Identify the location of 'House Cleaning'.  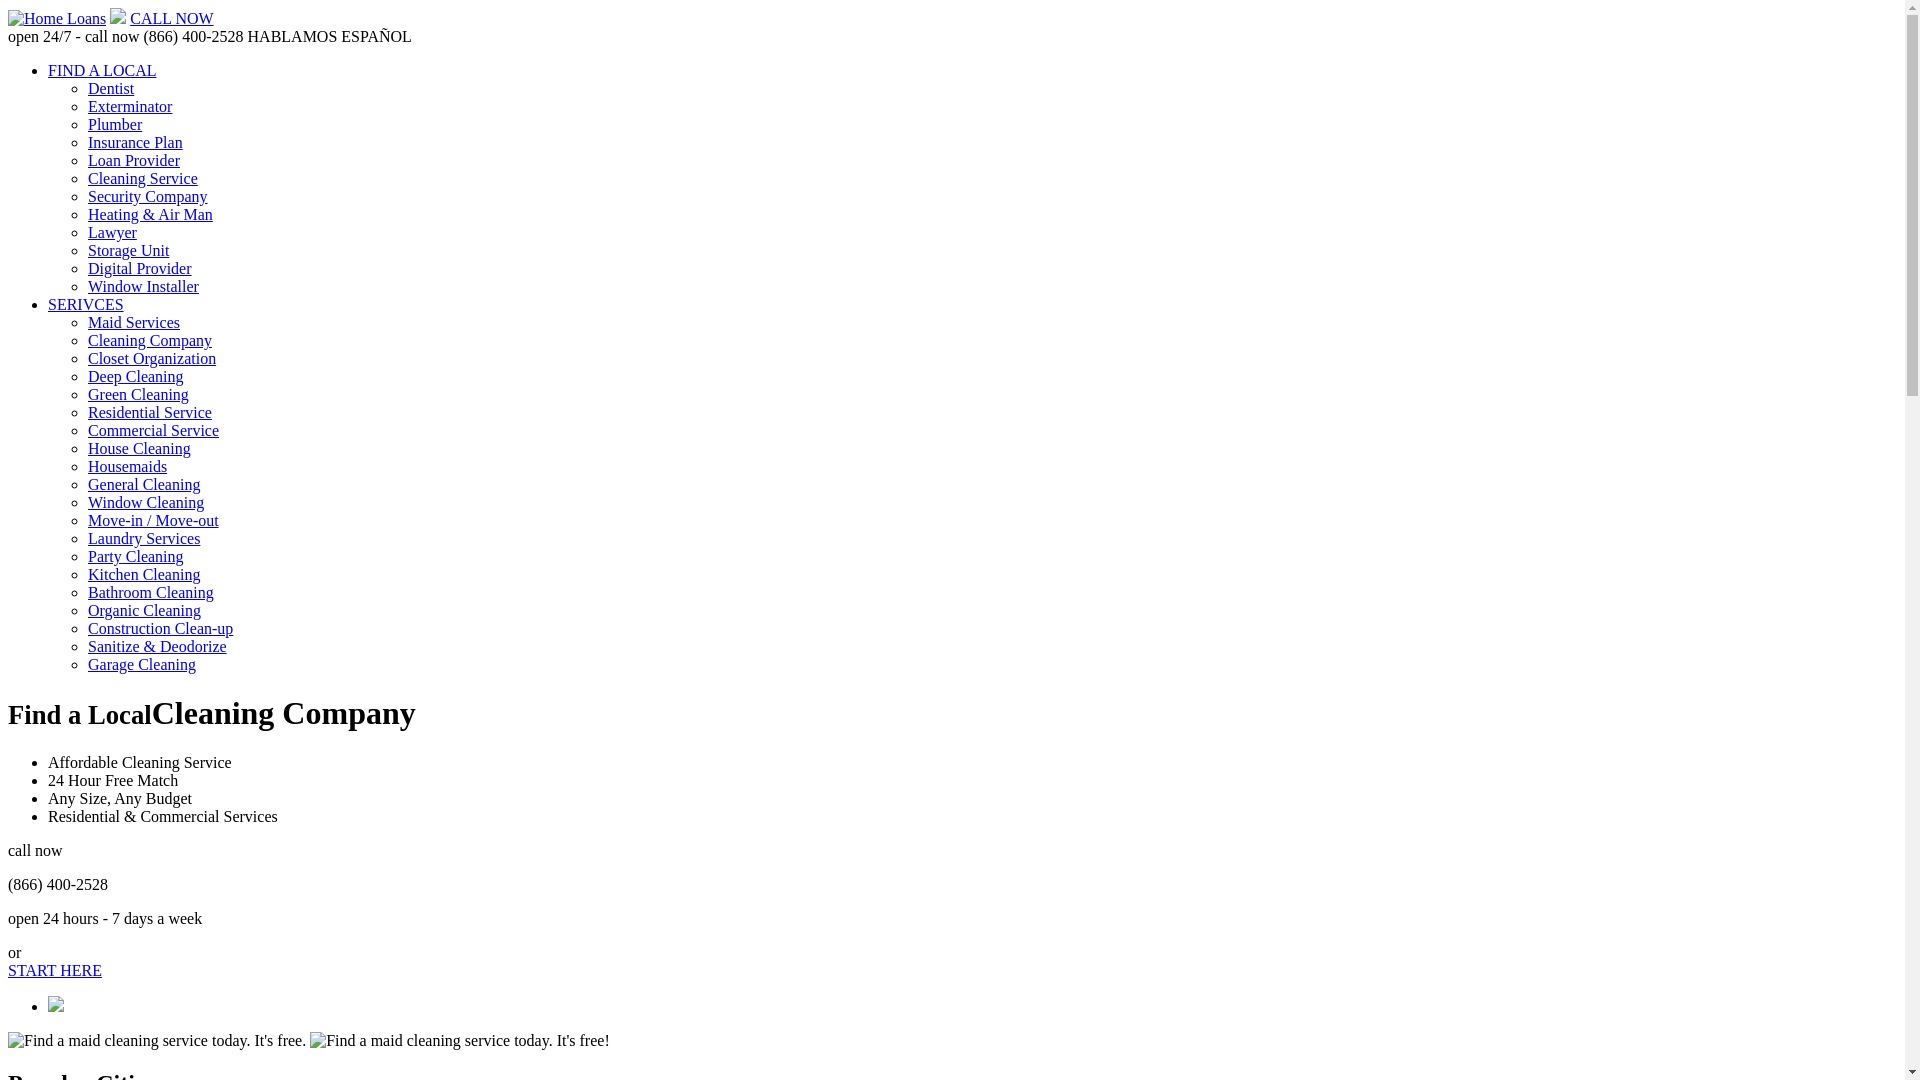
(138, 447).